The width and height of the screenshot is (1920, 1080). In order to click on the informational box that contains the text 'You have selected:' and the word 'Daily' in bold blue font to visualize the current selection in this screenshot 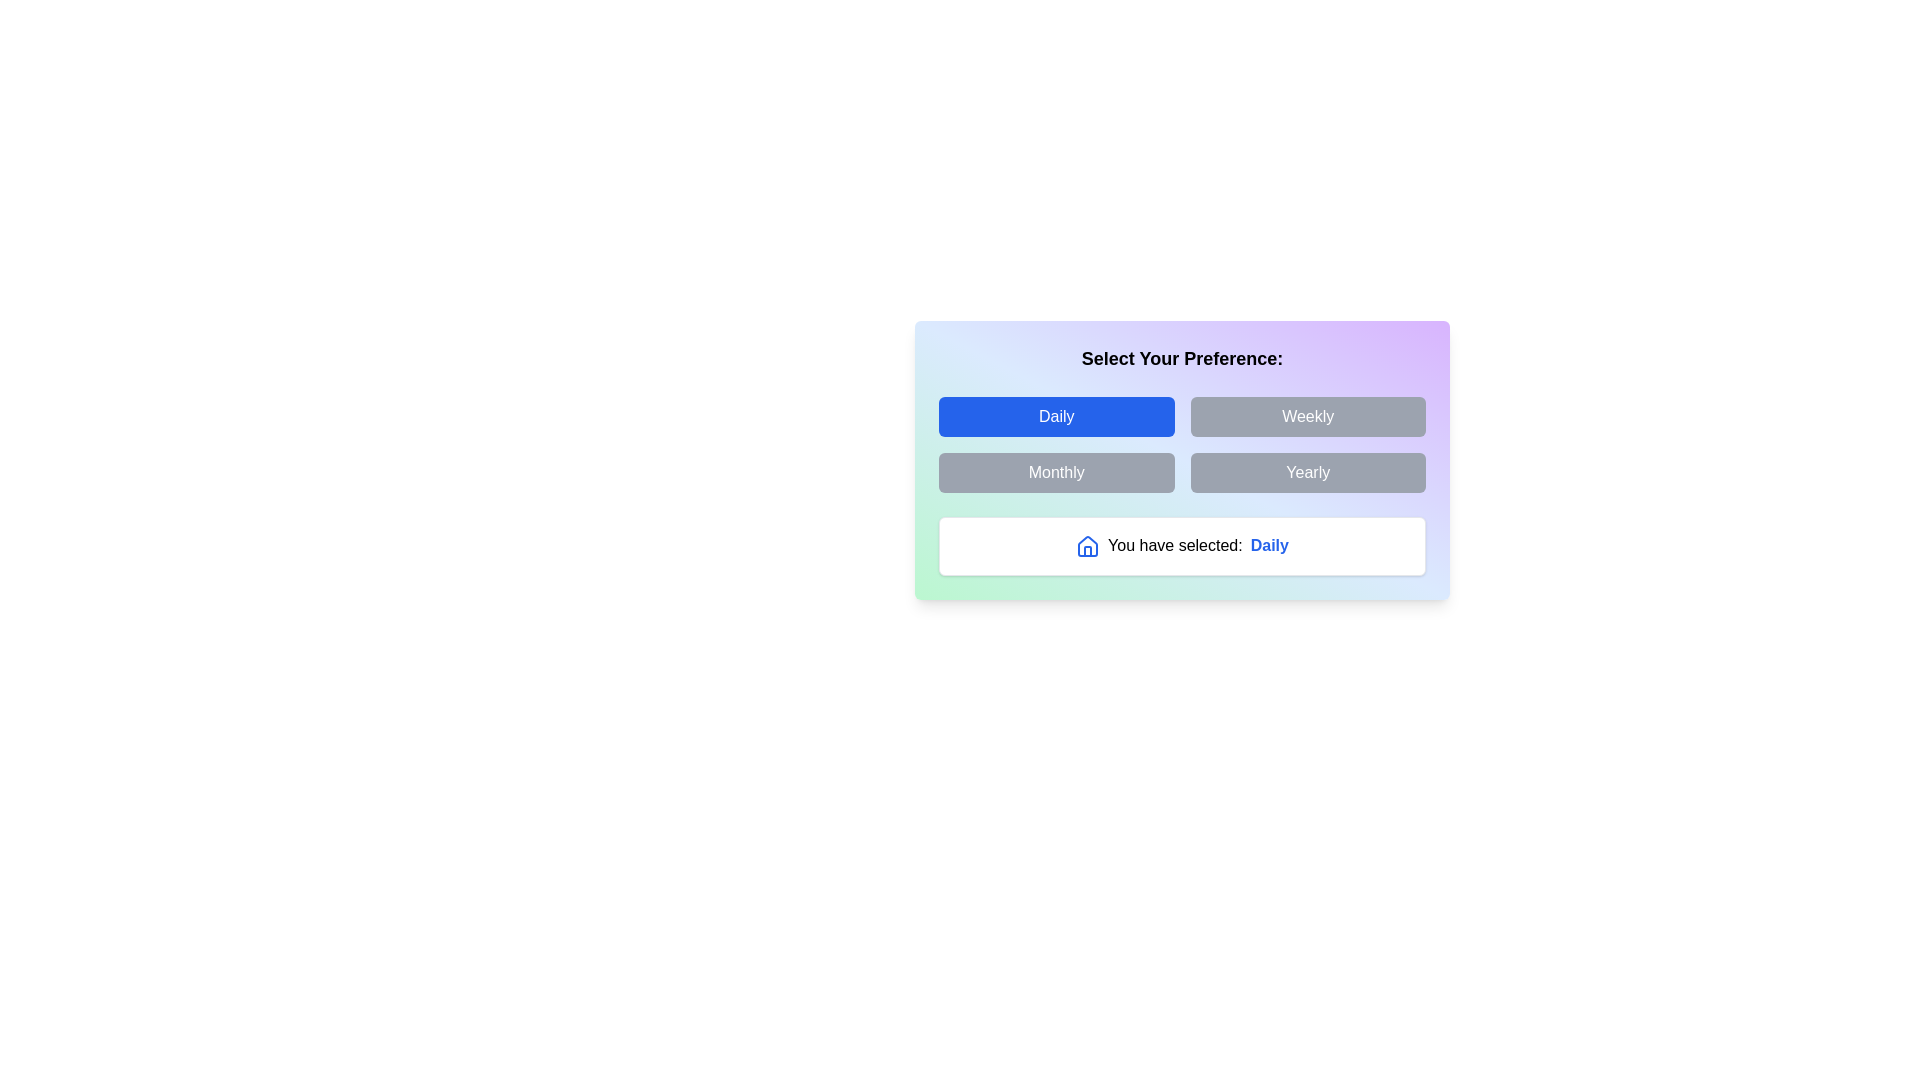, I will do `click(1182, 546)`.